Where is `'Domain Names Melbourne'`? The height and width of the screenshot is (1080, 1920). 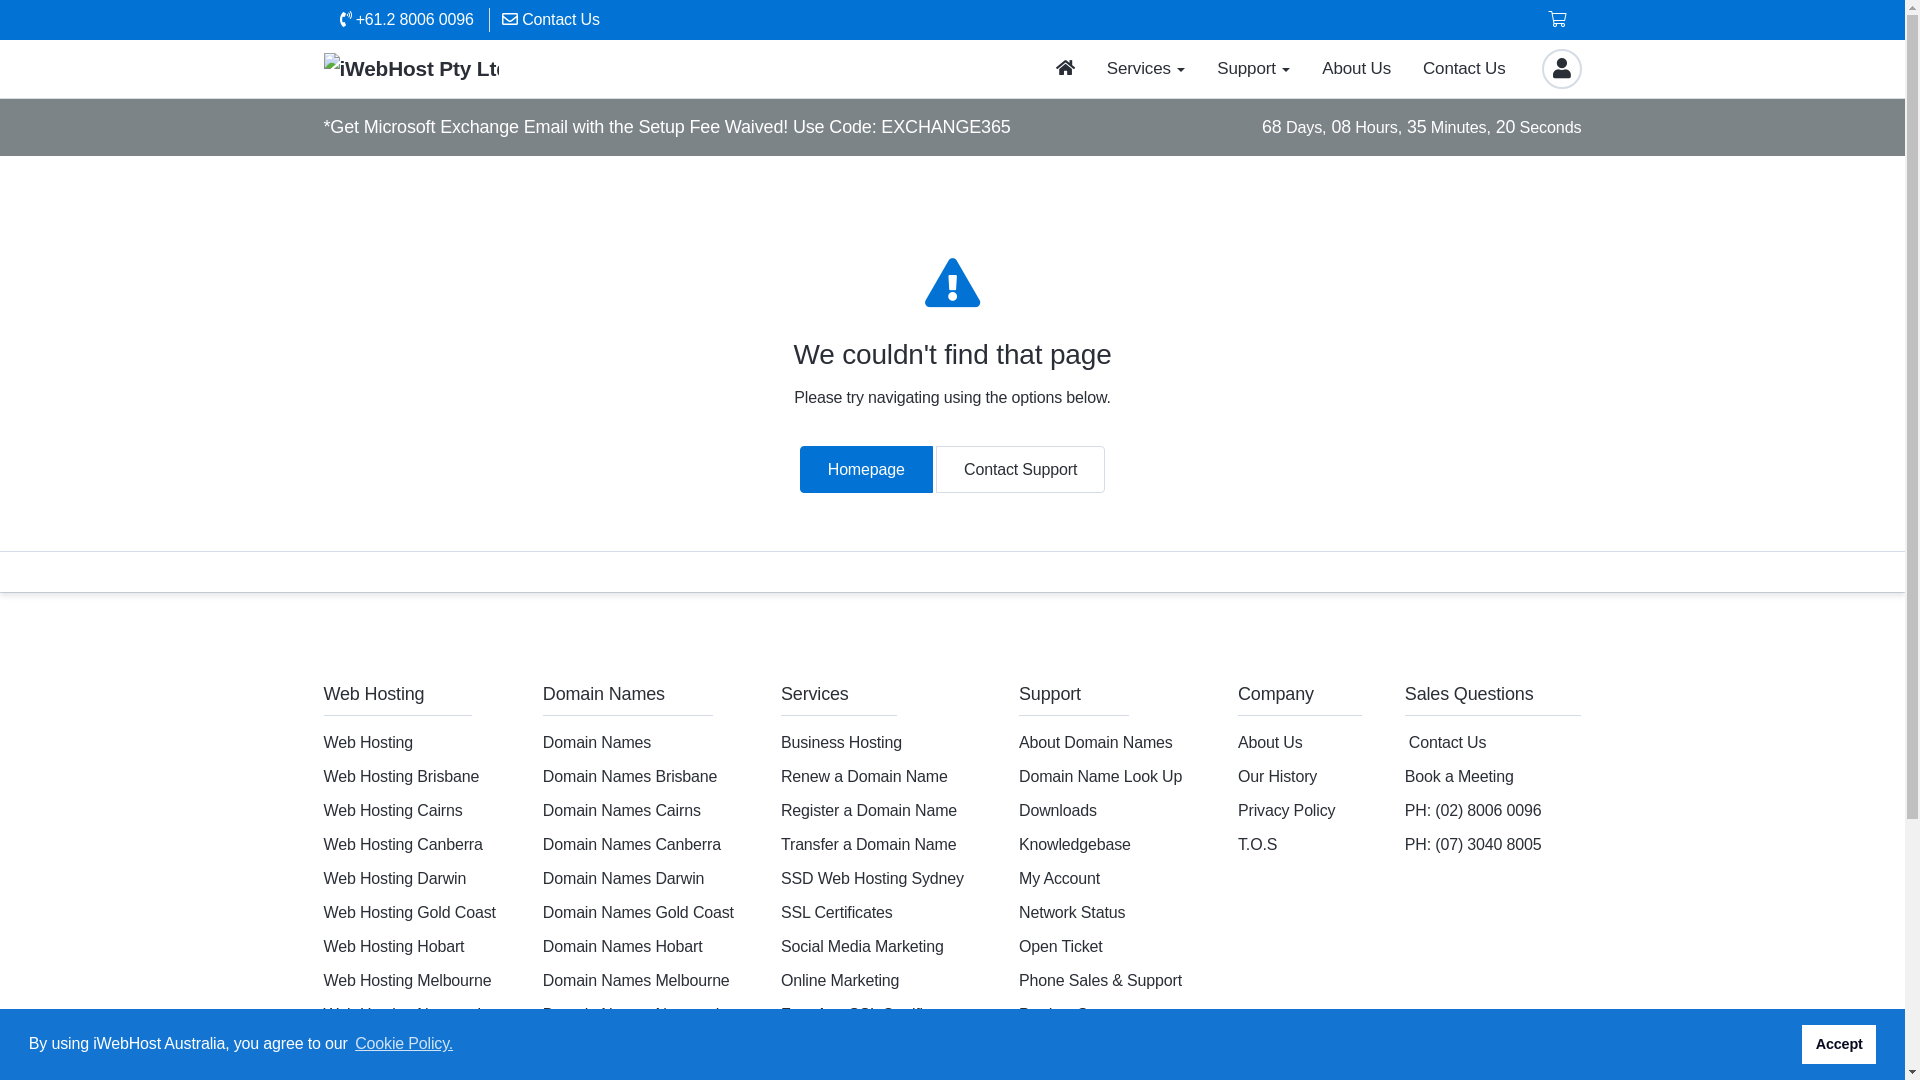
'Domain Names Melbourne' is located at coordinates (635, 979).